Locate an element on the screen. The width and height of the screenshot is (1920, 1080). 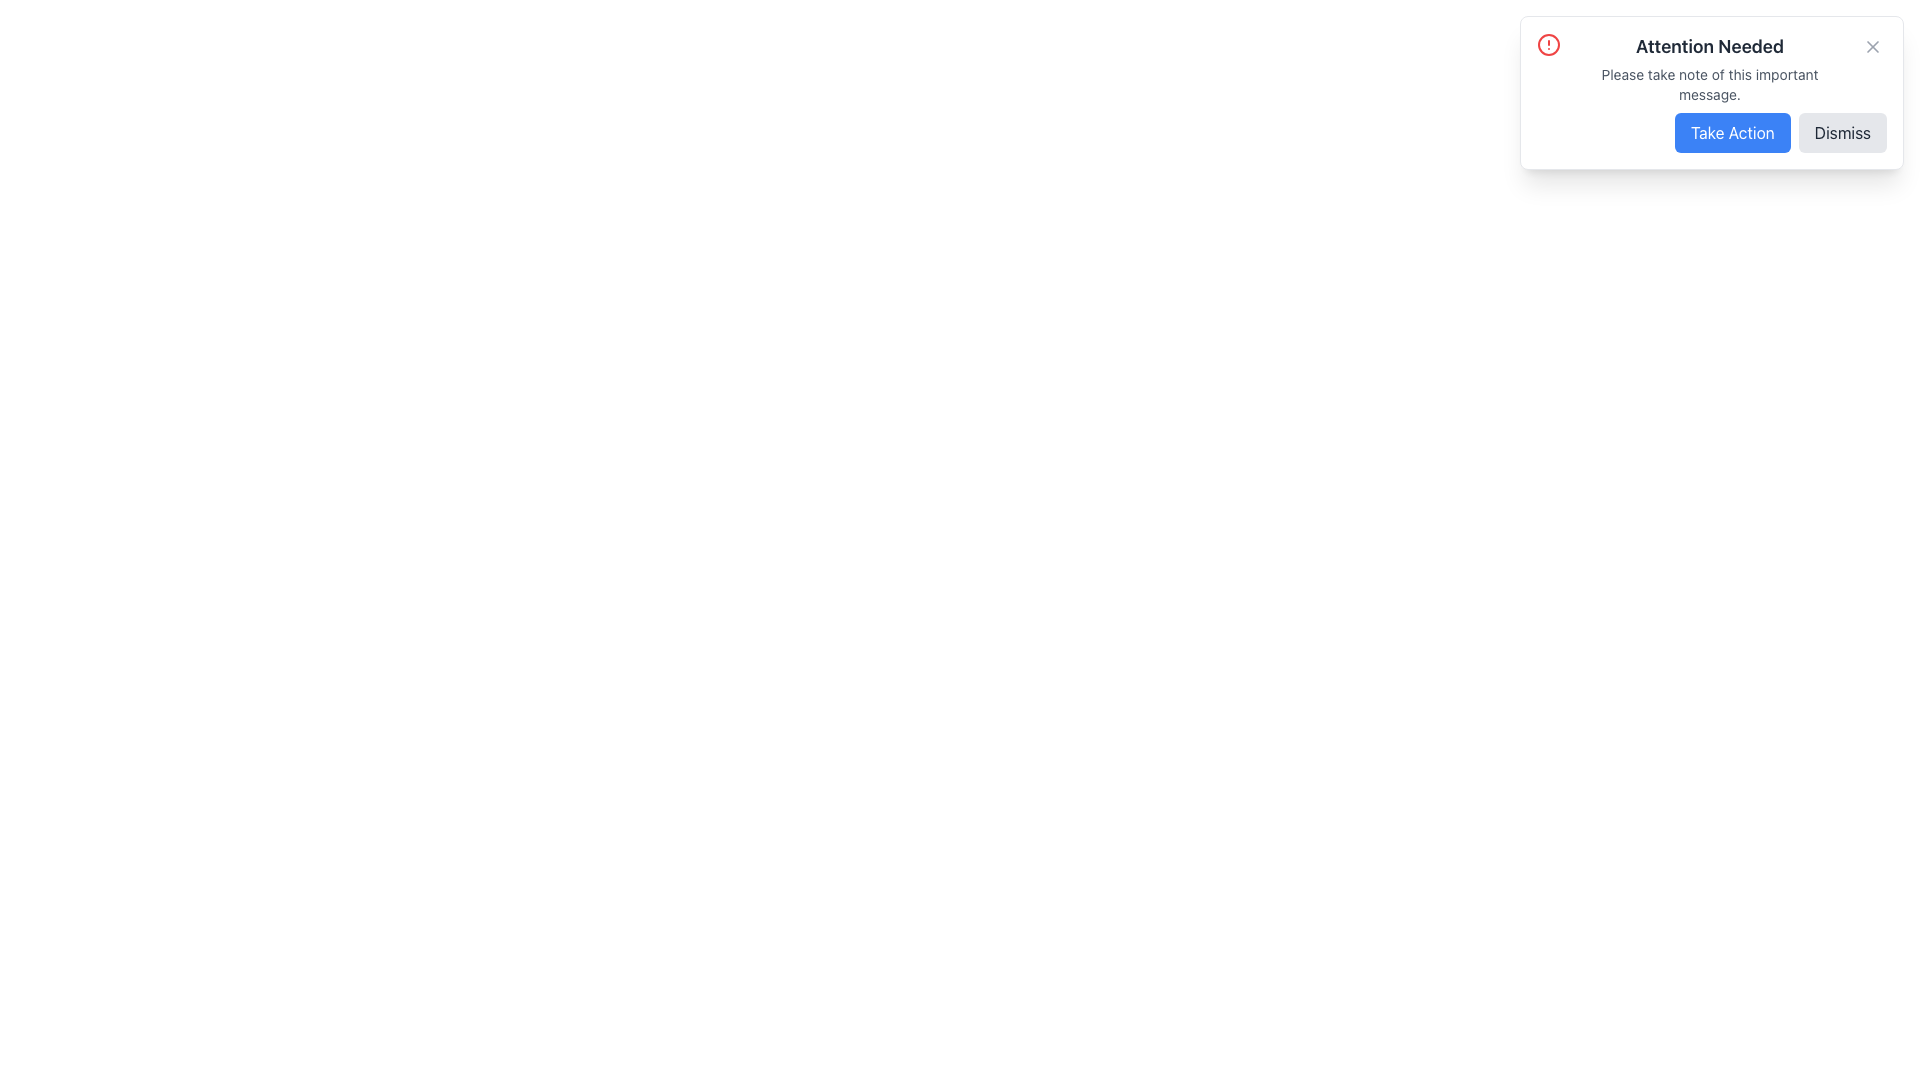
the Close Icon resembling an 'X' symbol at the top-right corner of the modal is located at coordinates (1871, 45).